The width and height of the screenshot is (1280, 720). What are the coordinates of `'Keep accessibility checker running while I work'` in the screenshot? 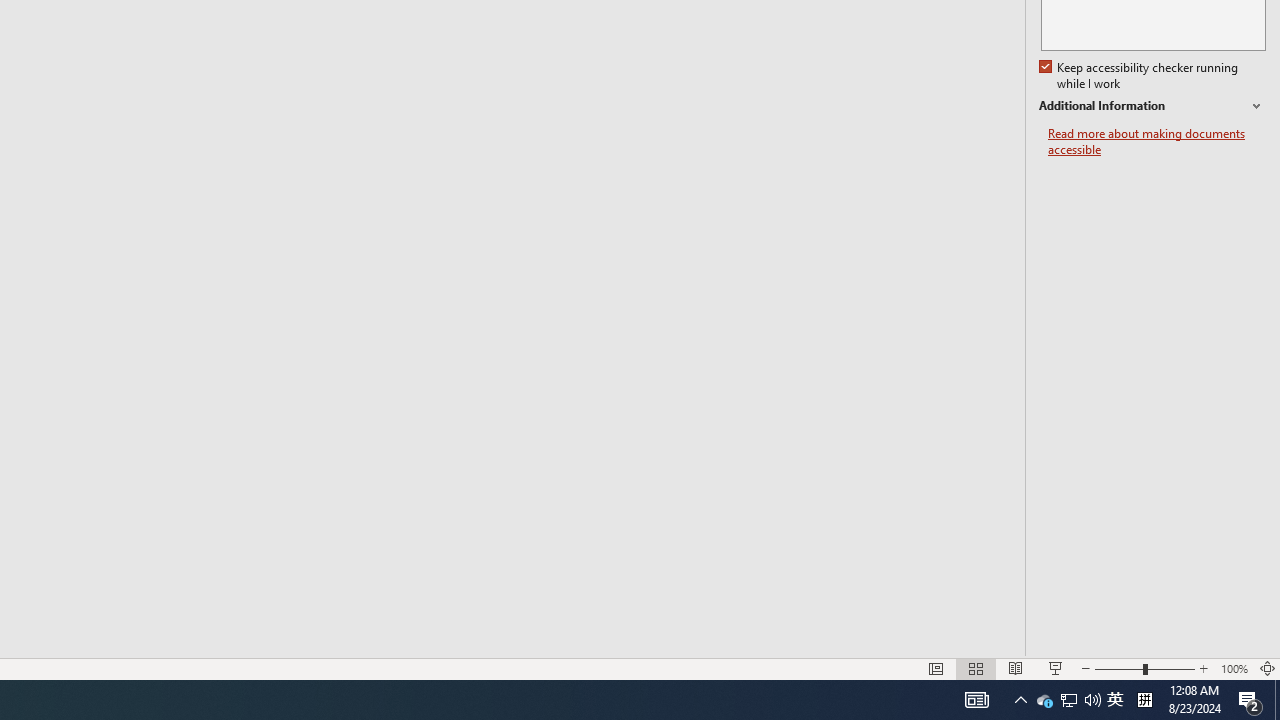 It's located at (1140, 75).